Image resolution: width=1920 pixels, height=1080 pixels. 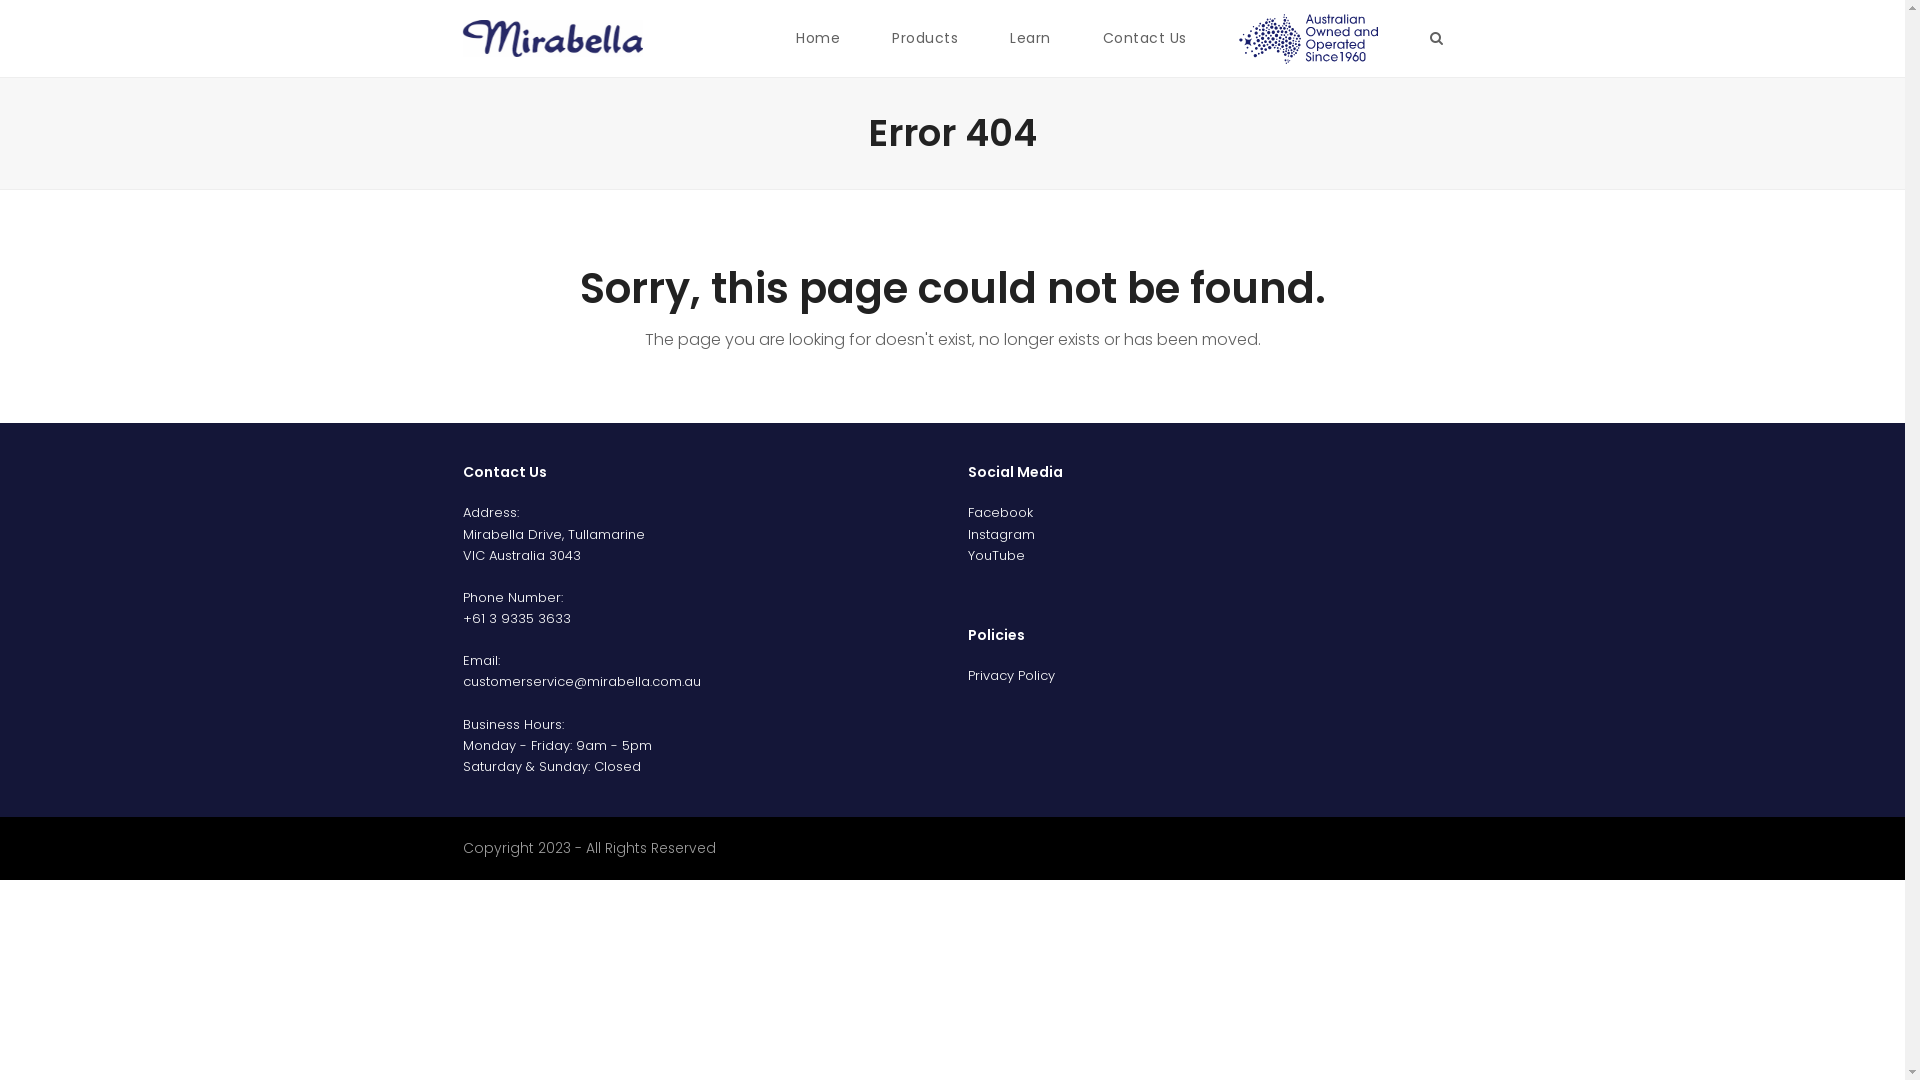 What do you see at coordinates (924, 38) in the screenshot?
I see `'Products'` at bounding box center [924, 38].